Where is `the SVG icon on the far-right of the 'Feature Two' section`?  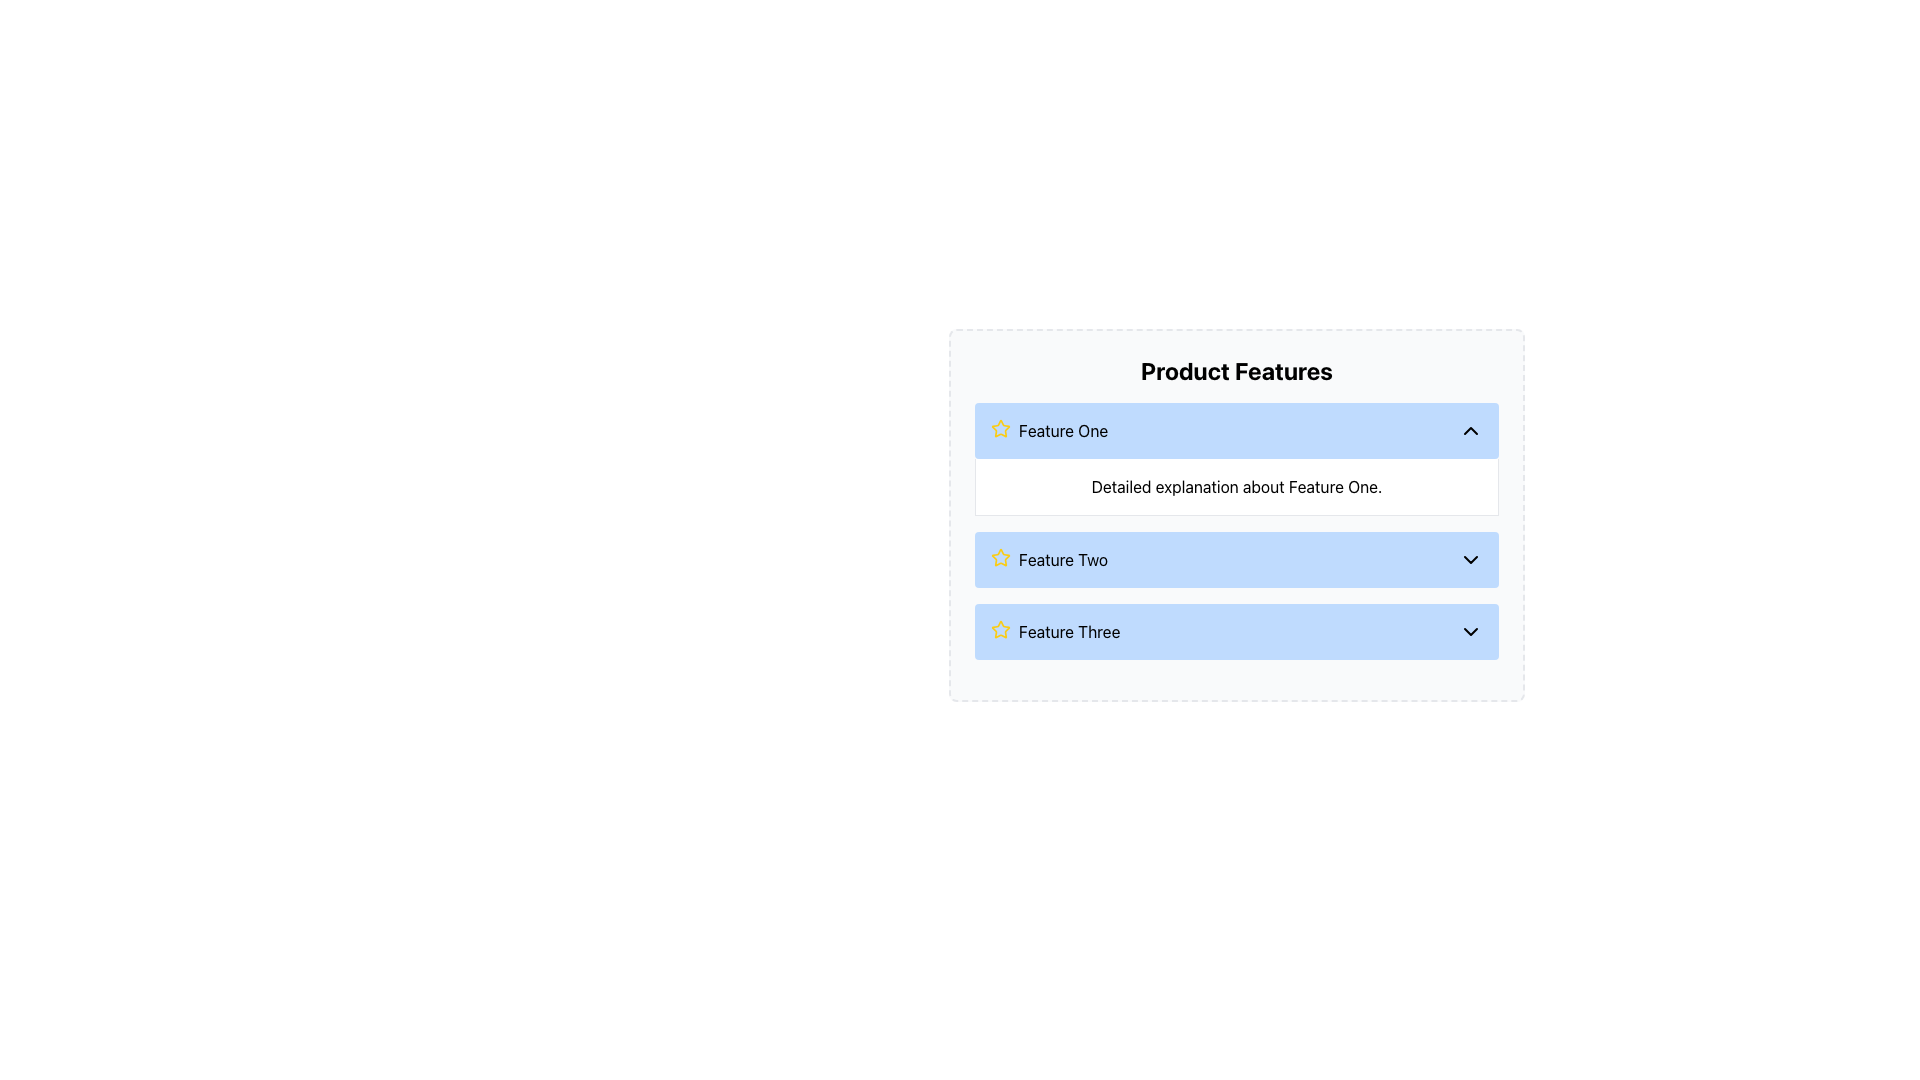
the SVG icon on the far-right of the 'Feature Two' section is located at coordinates (1470, 559).